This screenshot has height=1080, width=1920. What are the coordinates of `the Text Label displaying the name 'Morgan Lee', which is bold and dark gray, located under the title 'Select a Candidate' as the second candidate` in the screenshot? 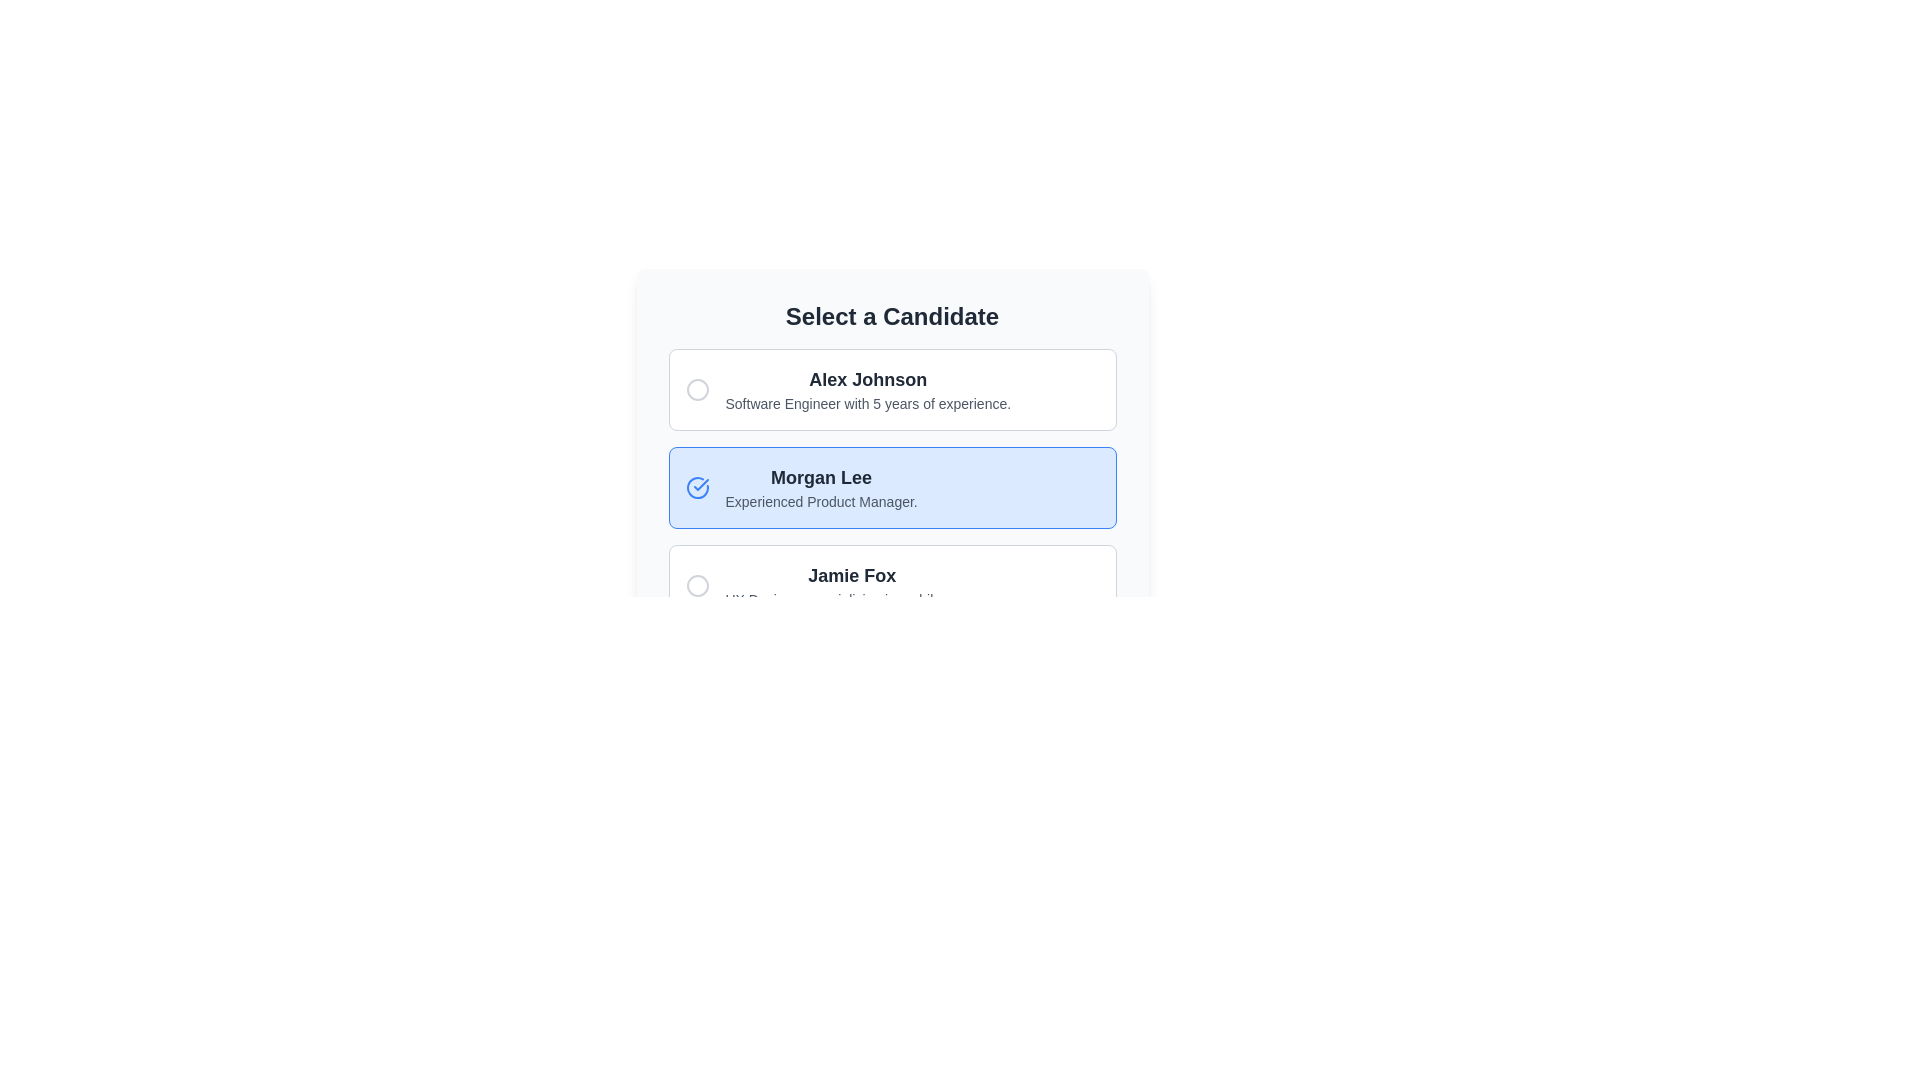 It's located at (821, 478).